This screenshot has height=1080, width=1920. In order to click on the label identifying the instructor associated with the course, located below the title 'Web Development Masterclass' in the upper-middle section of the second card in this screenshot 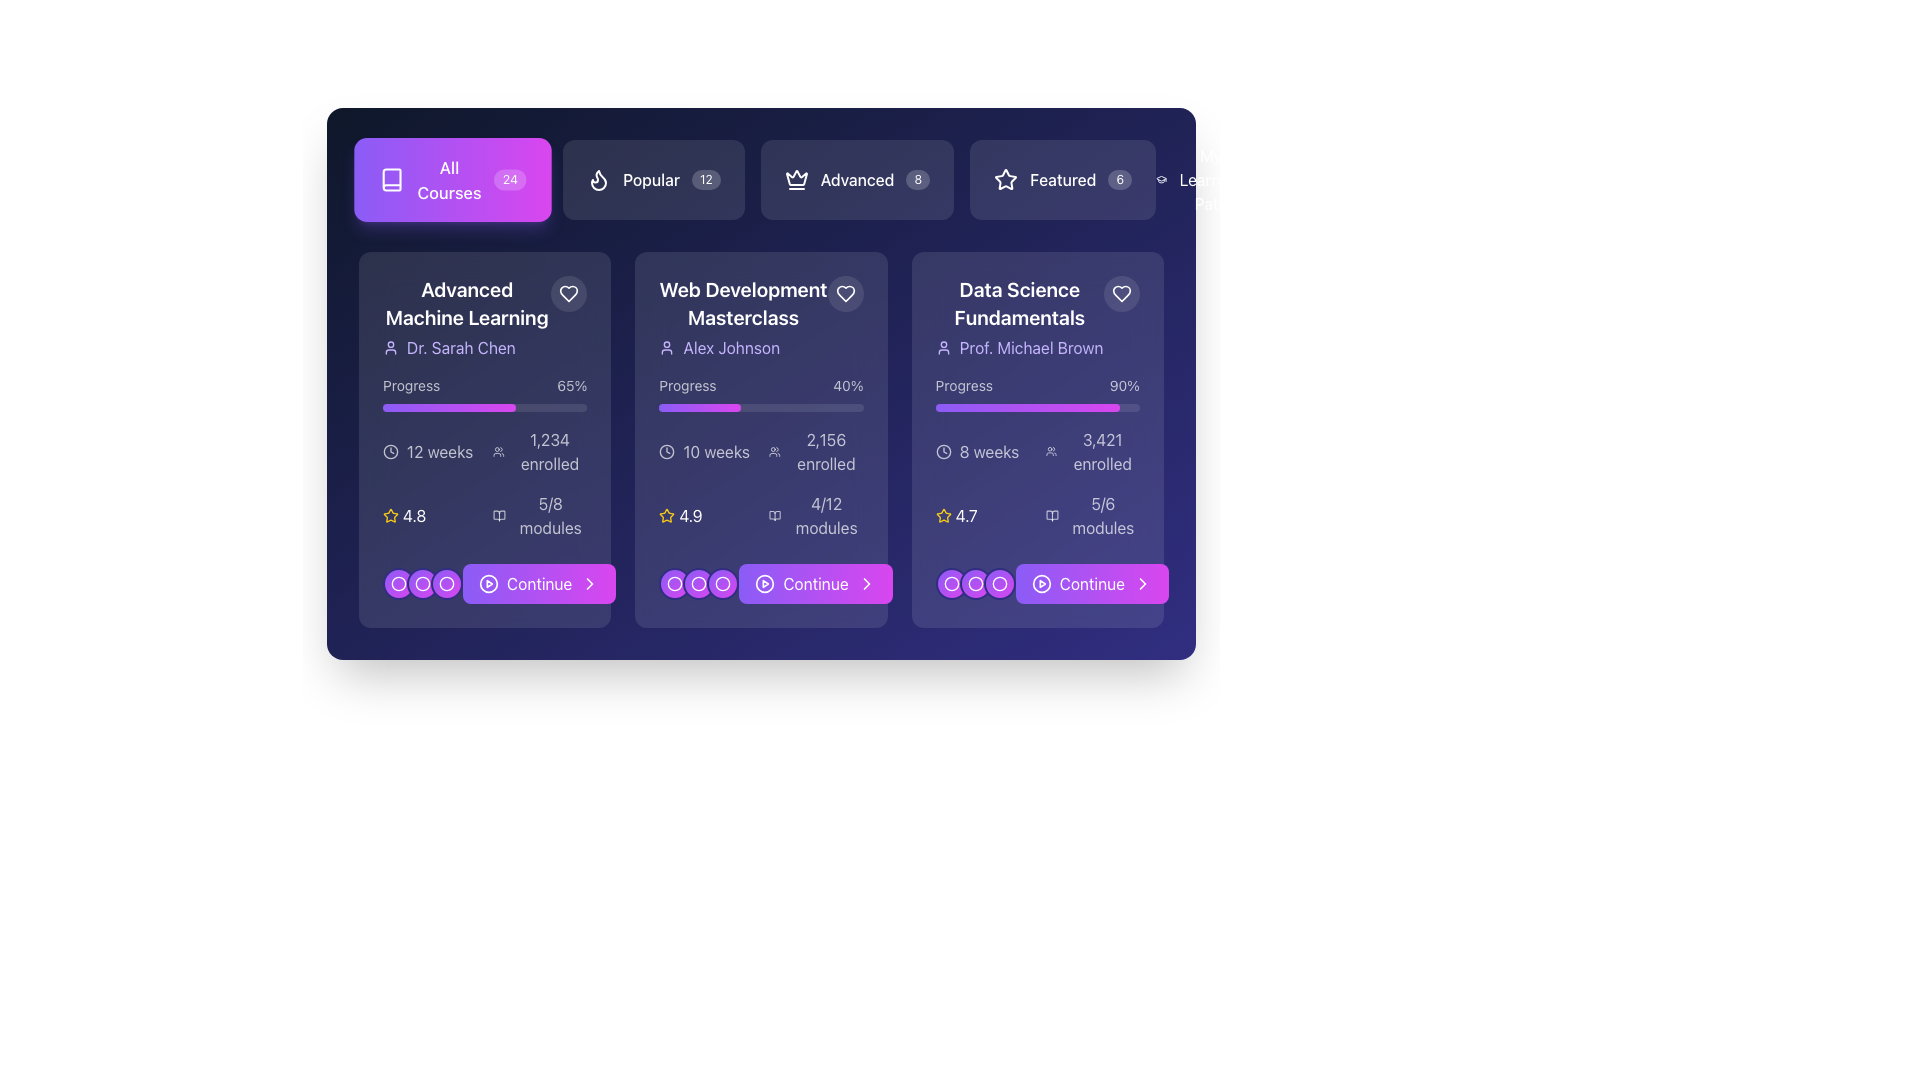, I will do `click(742, 346)`.